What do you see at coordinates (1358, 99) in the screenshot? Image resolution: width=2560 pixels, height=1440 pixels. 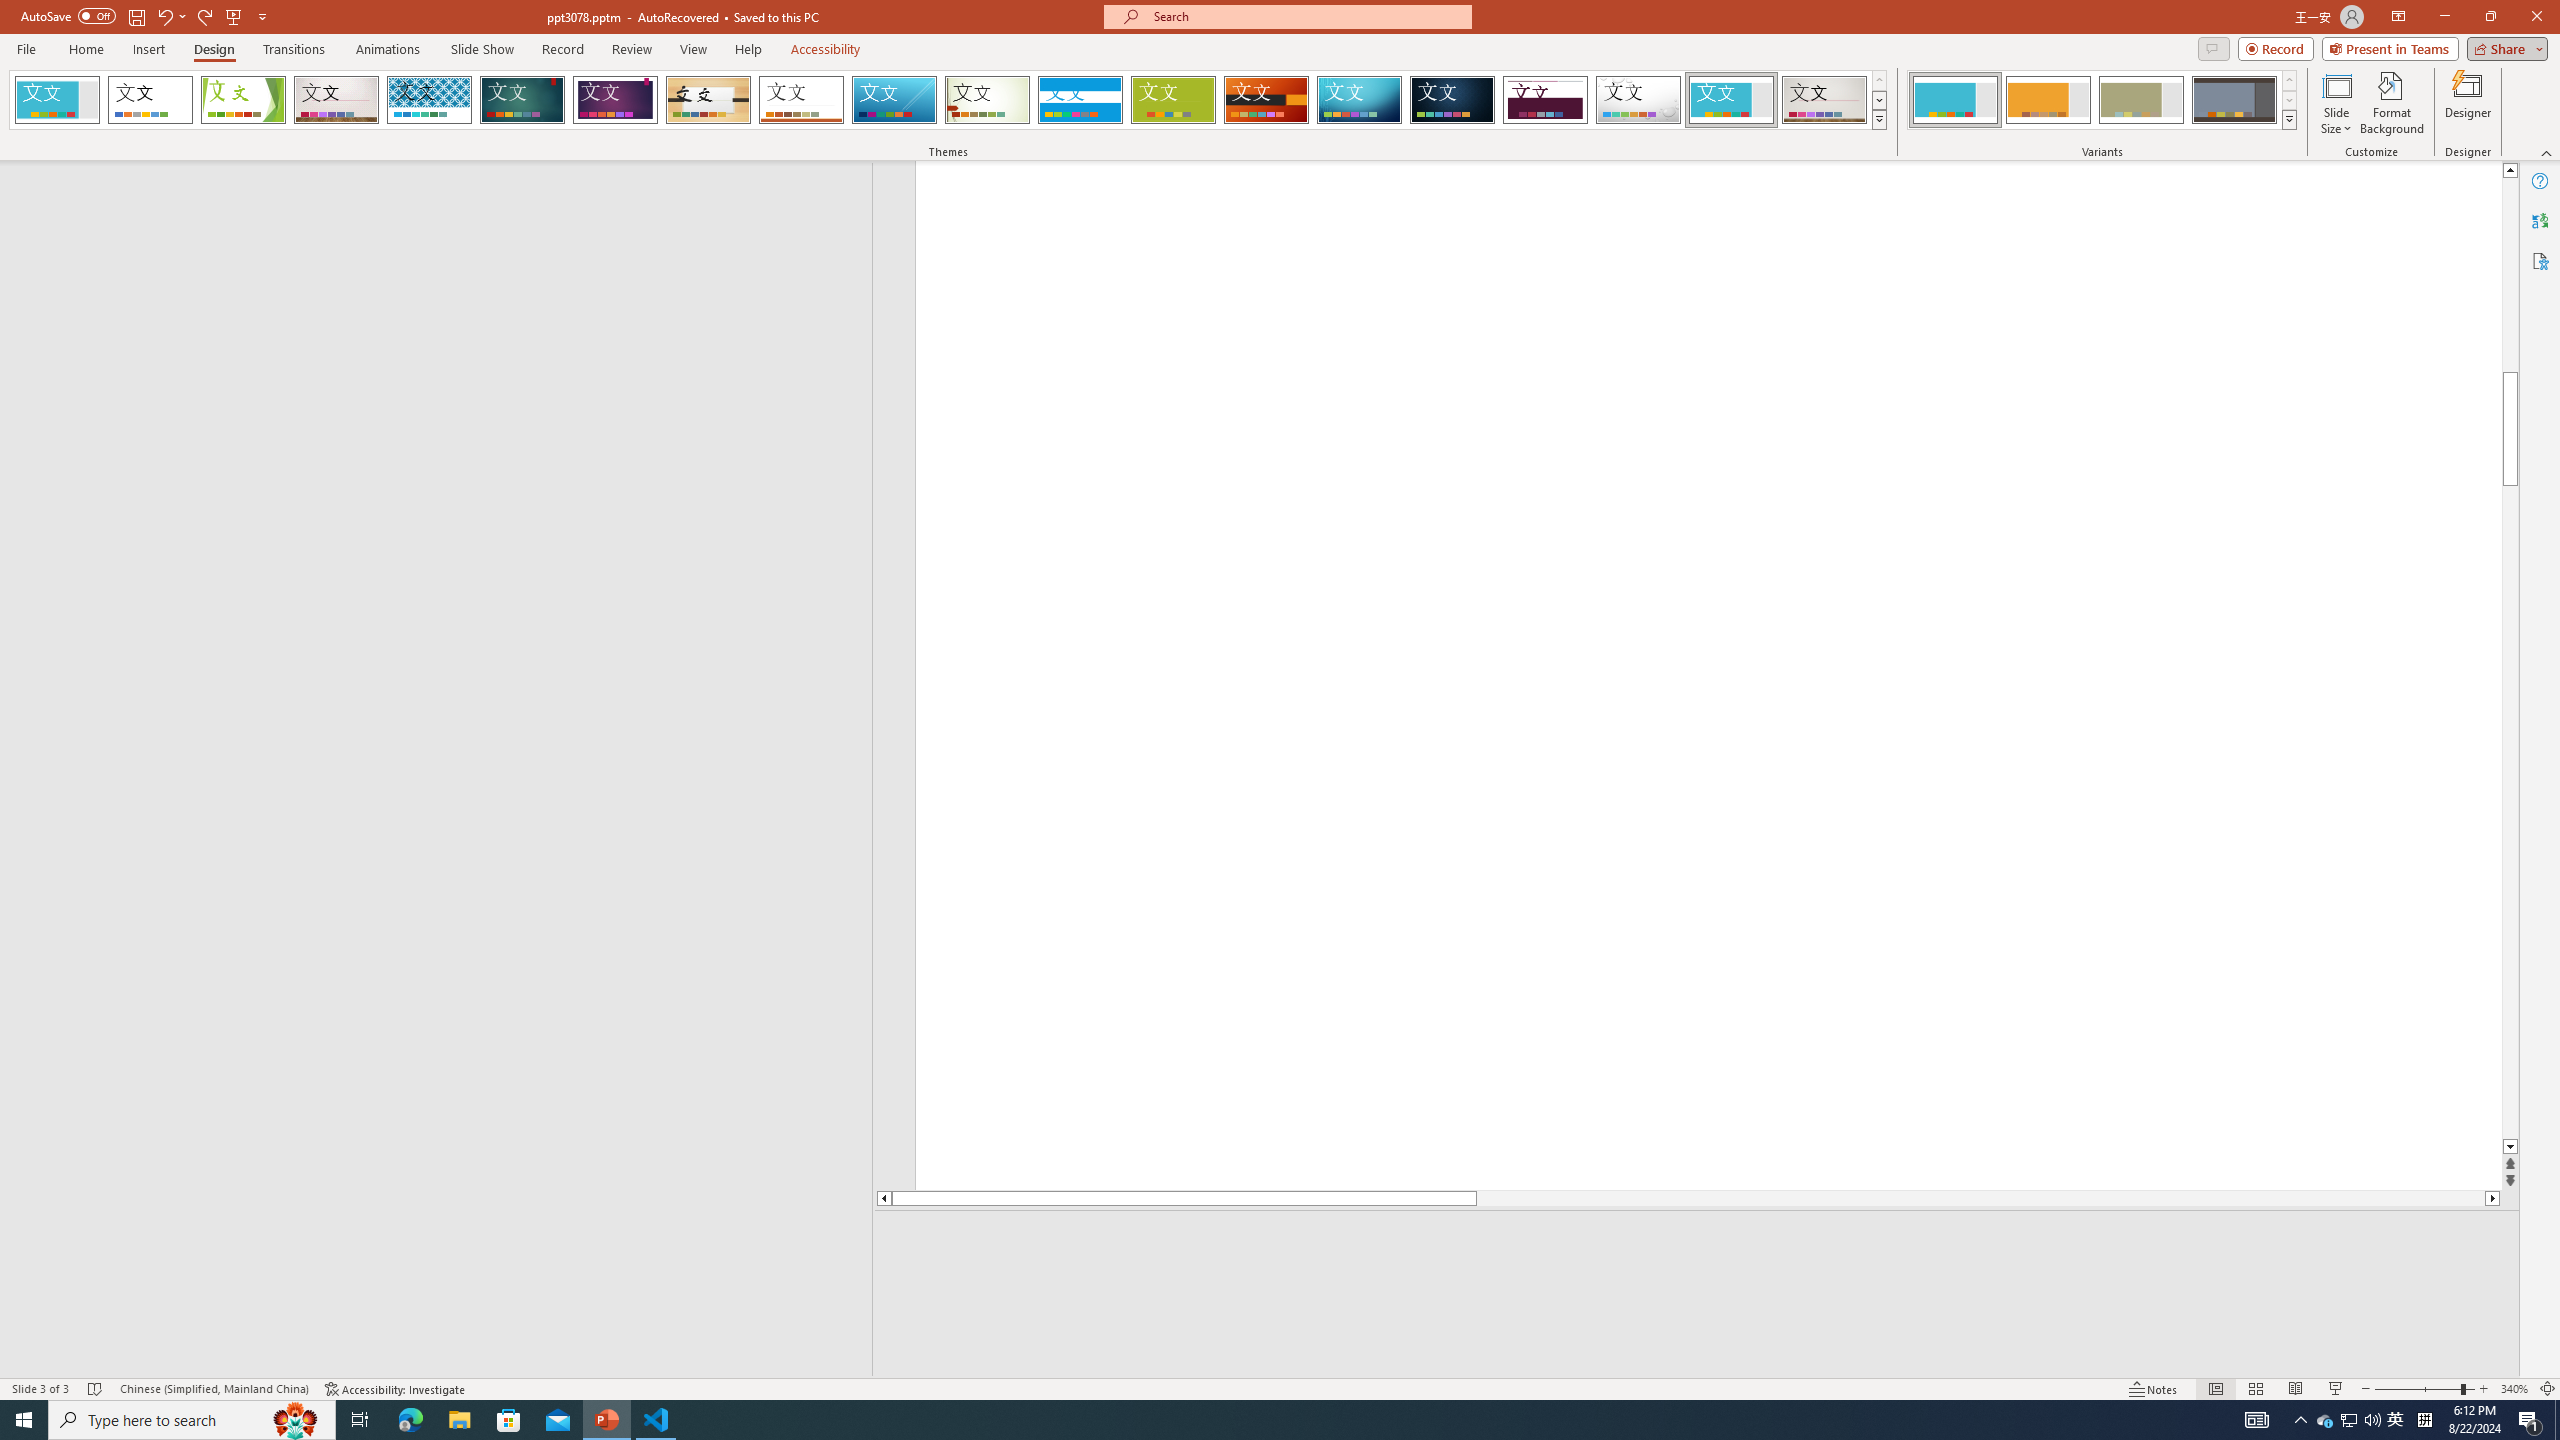 I see `'Circuit'` at bounding box center [1358, 99].